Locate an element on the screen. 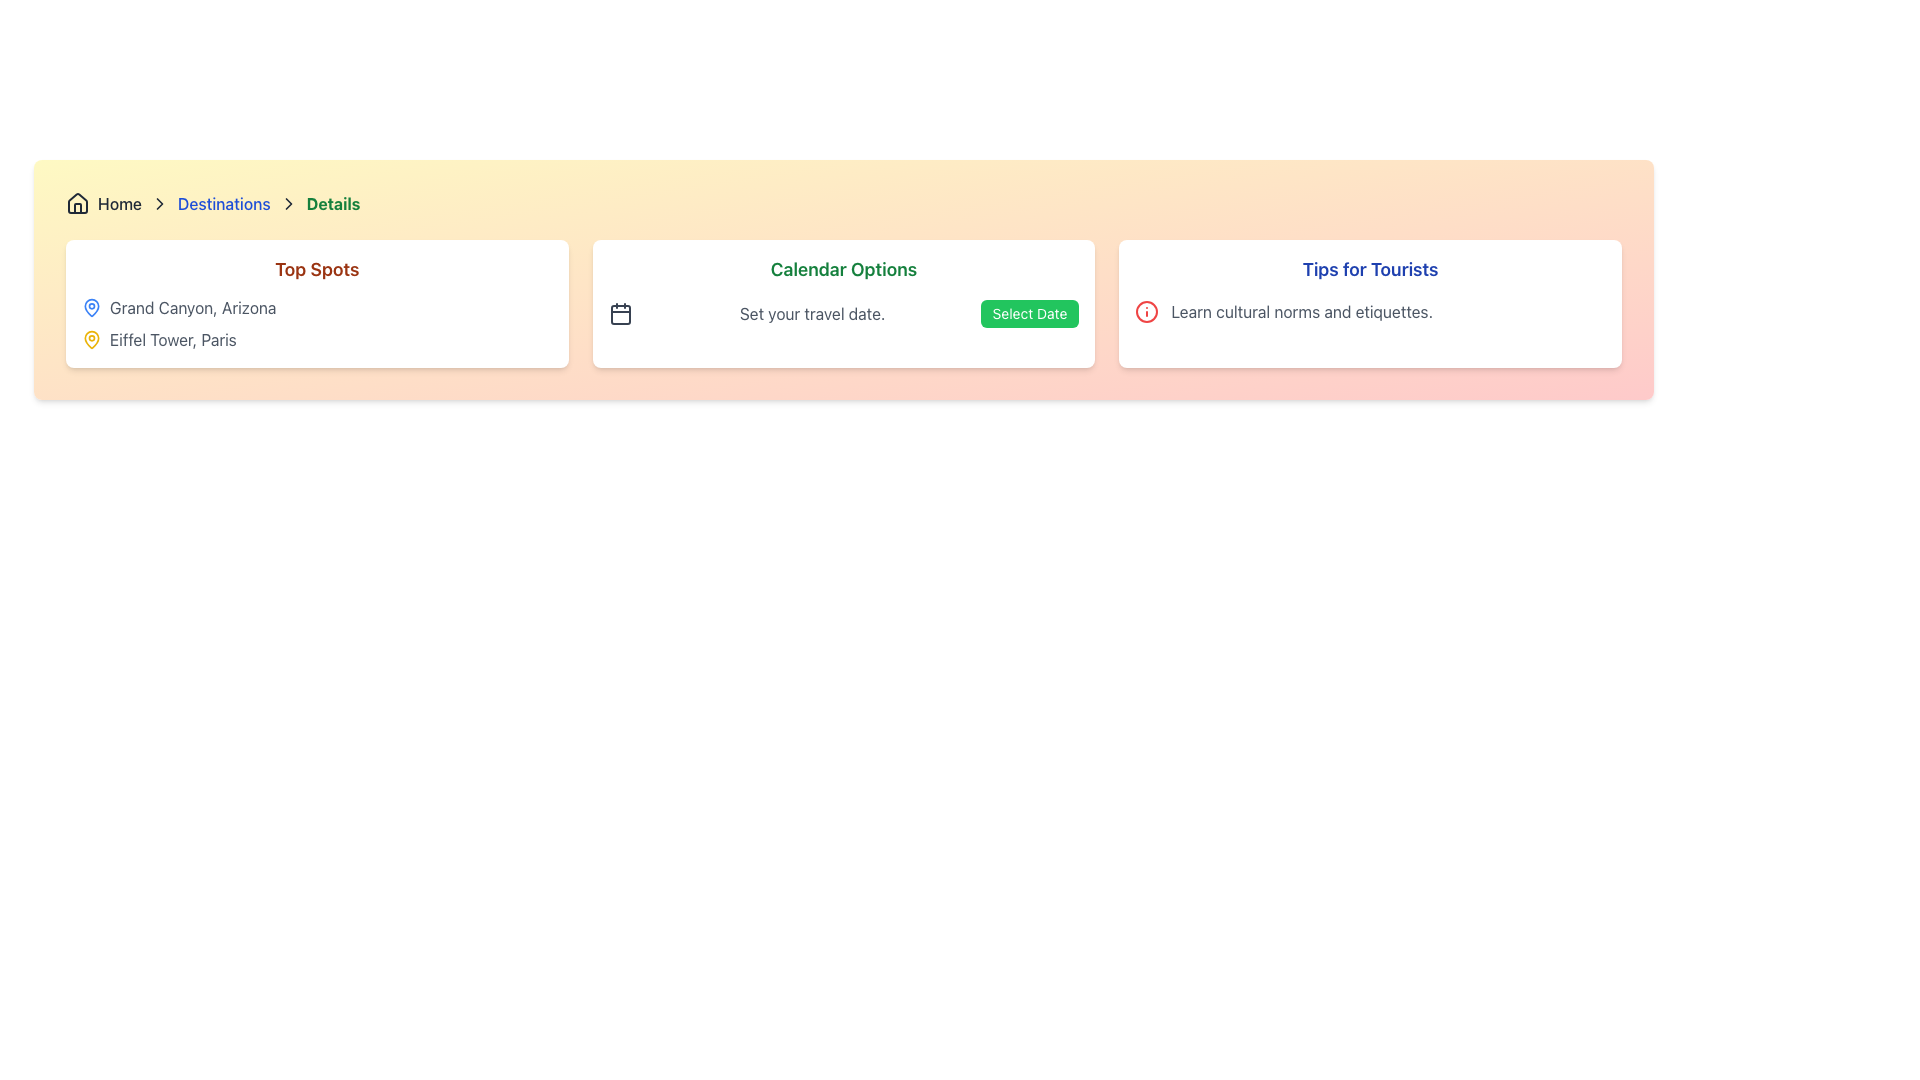  the second list item in the 'Top Spots' section is located at coordinates (316, 338).